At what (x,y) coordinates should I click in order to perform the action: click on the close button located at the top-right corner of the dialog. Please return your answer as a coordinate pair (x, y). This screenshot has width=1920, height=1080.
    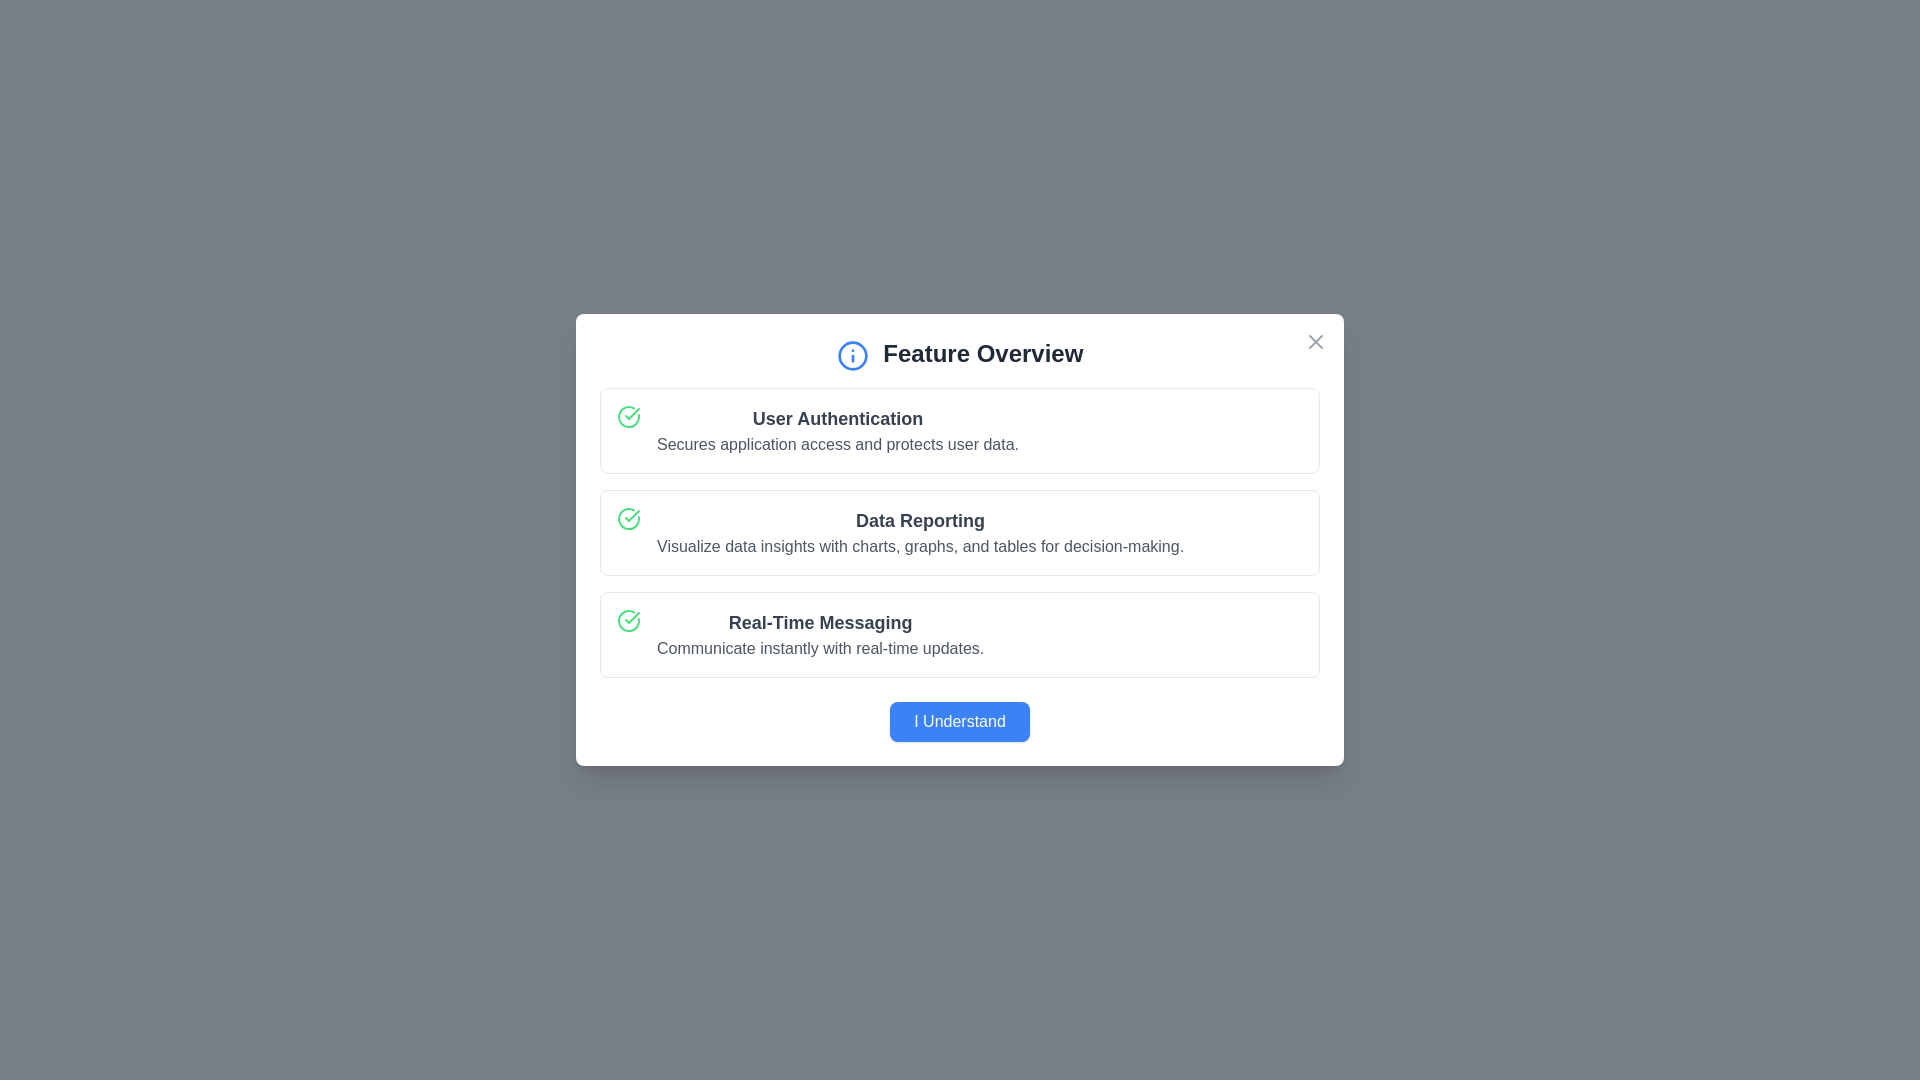
    Looking at the image, I should click on (1315, 341).